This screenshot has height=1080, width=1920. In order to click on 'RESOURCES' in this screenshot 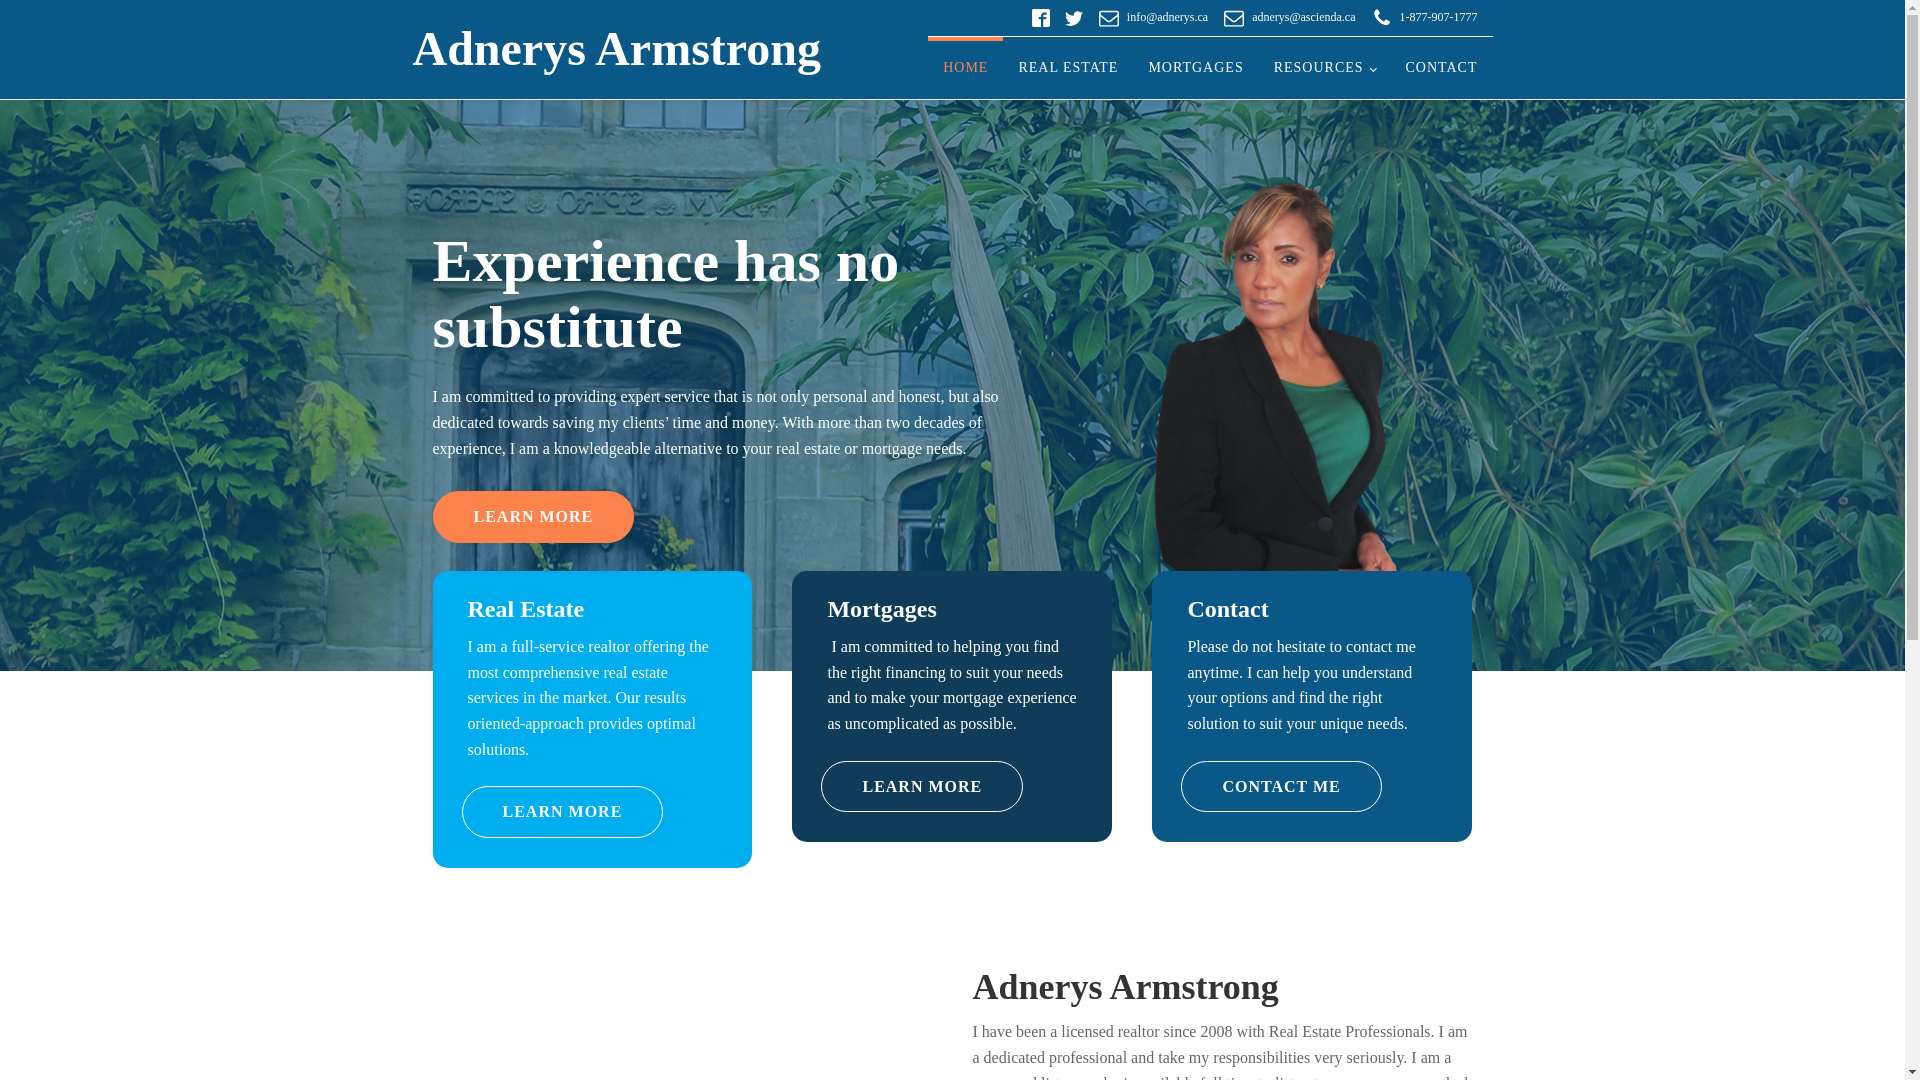, I will do `click(1324, 67)`.